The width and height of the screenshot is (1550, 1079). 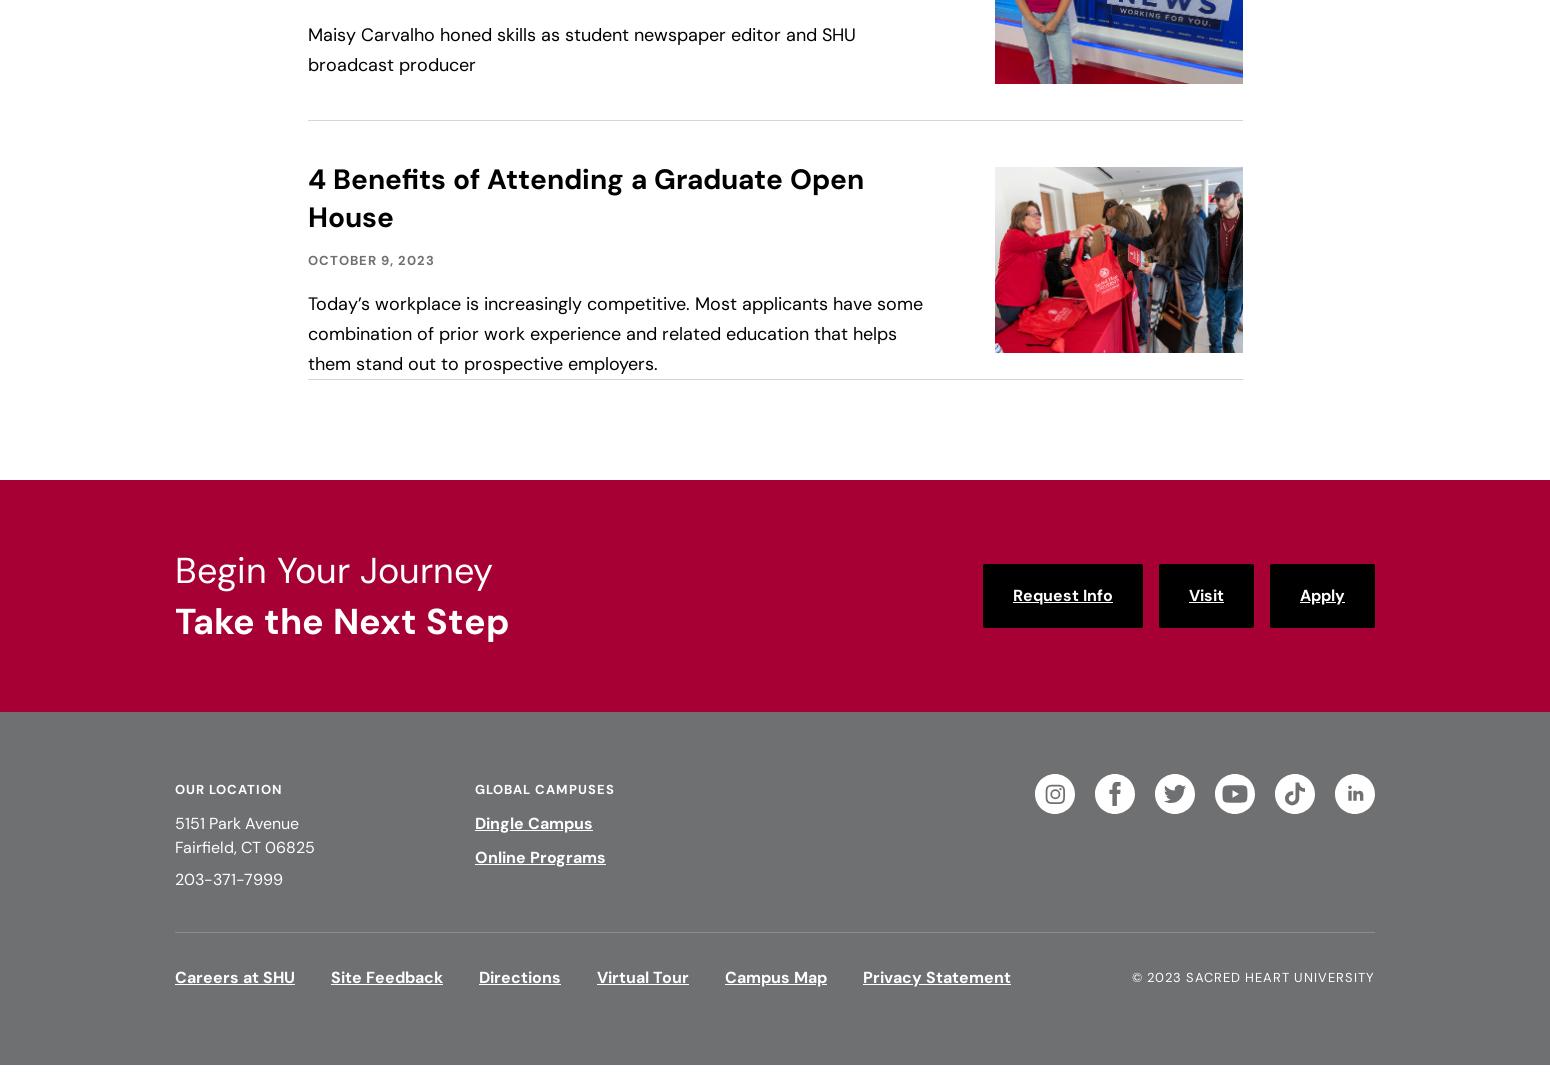 I want to click on 'CT', so click(x=250, y=847).